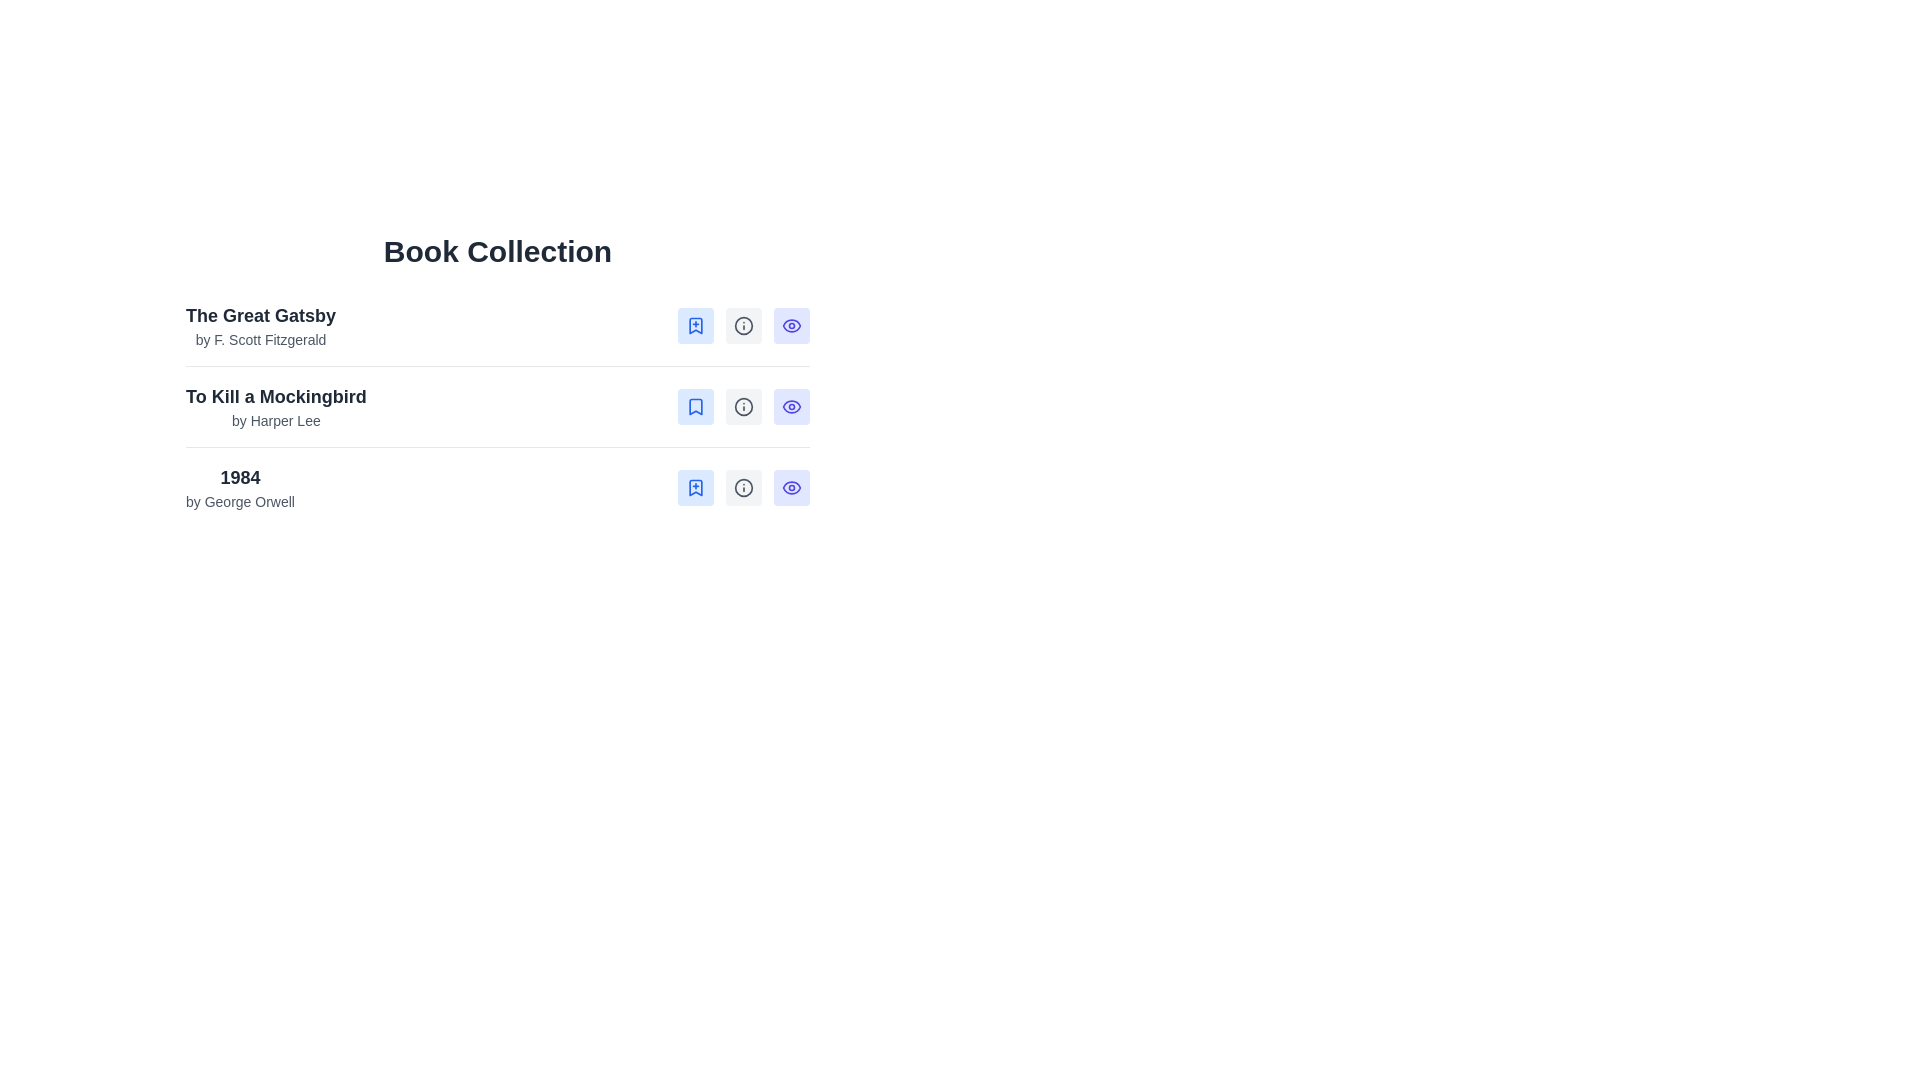 This screenshot has height=1080, width=1920. Describe the element at coordinates (791, 406) in the screenshot. I see `the small circular button with an eye icon inside, styled in purple, located in the action row of the third book entry ('1984 by George Orwell')` at that location.